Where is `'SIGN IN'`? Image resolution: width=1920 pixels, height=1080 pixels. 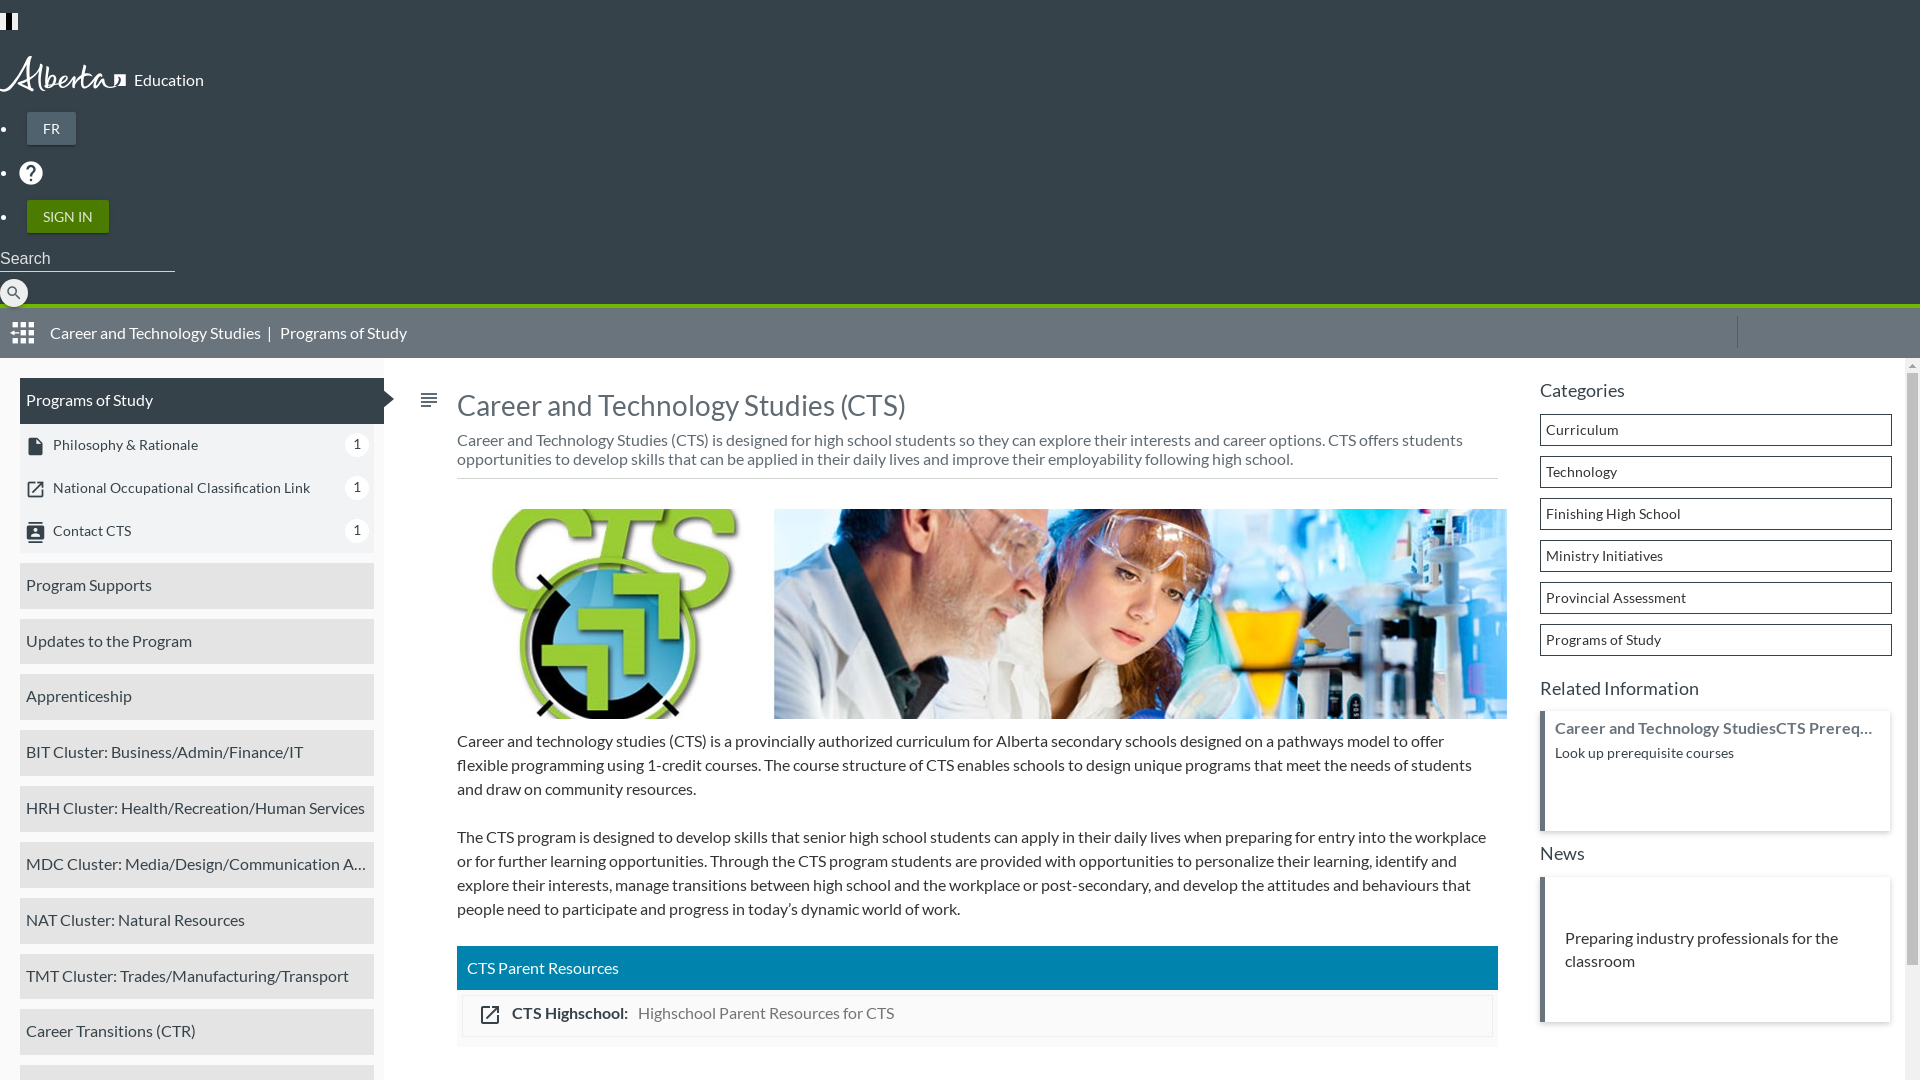 'SIGN IN' is located at coordinates (27, 216).